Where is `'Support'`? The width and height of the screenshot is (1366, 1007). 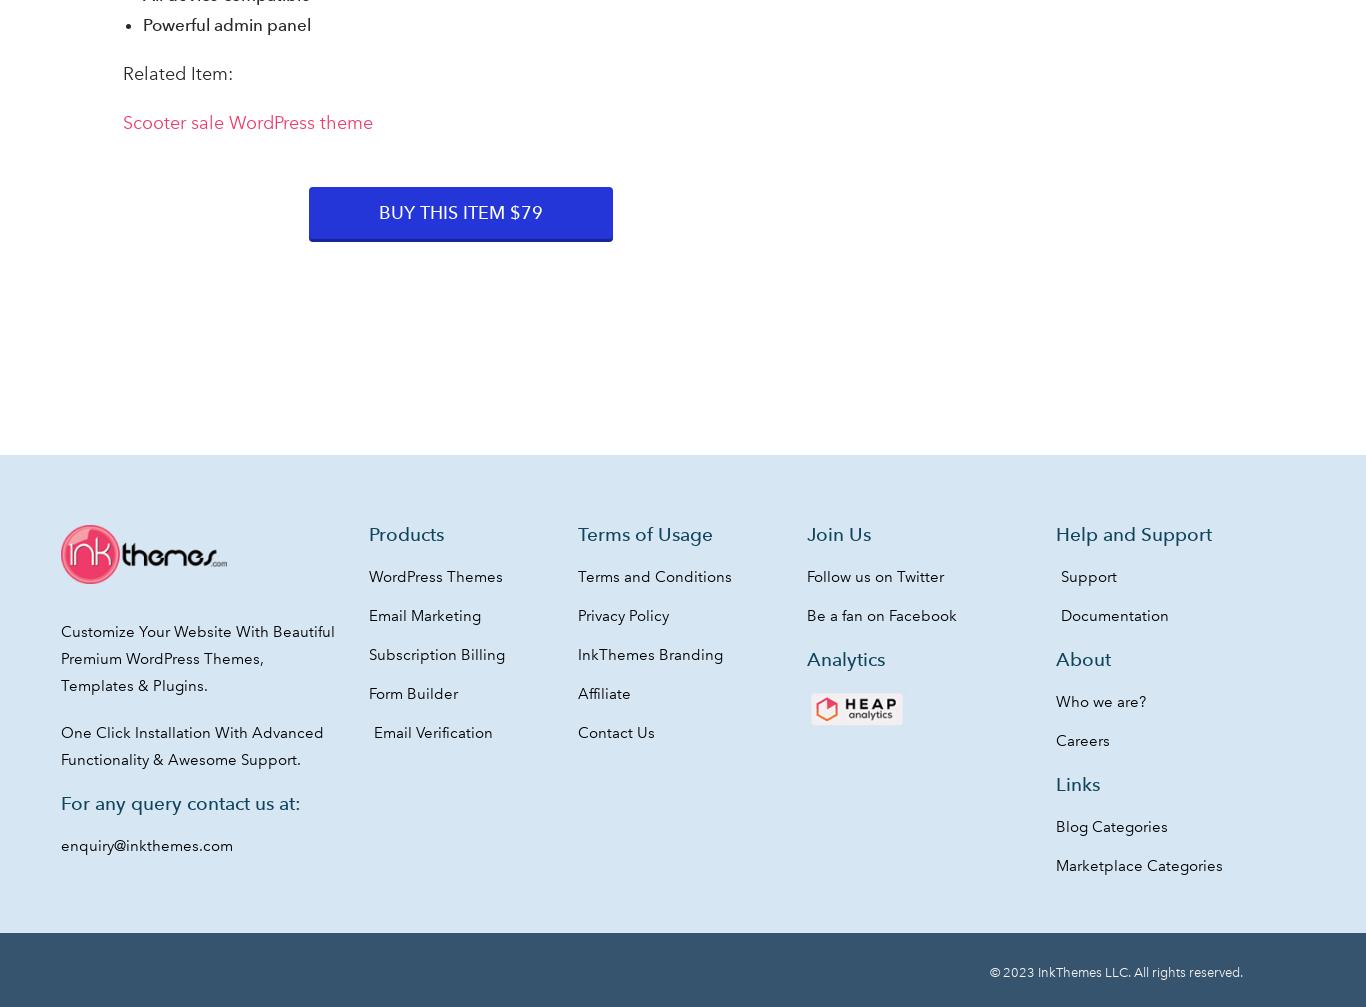 'Support' is located at coordinates (1087, 576).